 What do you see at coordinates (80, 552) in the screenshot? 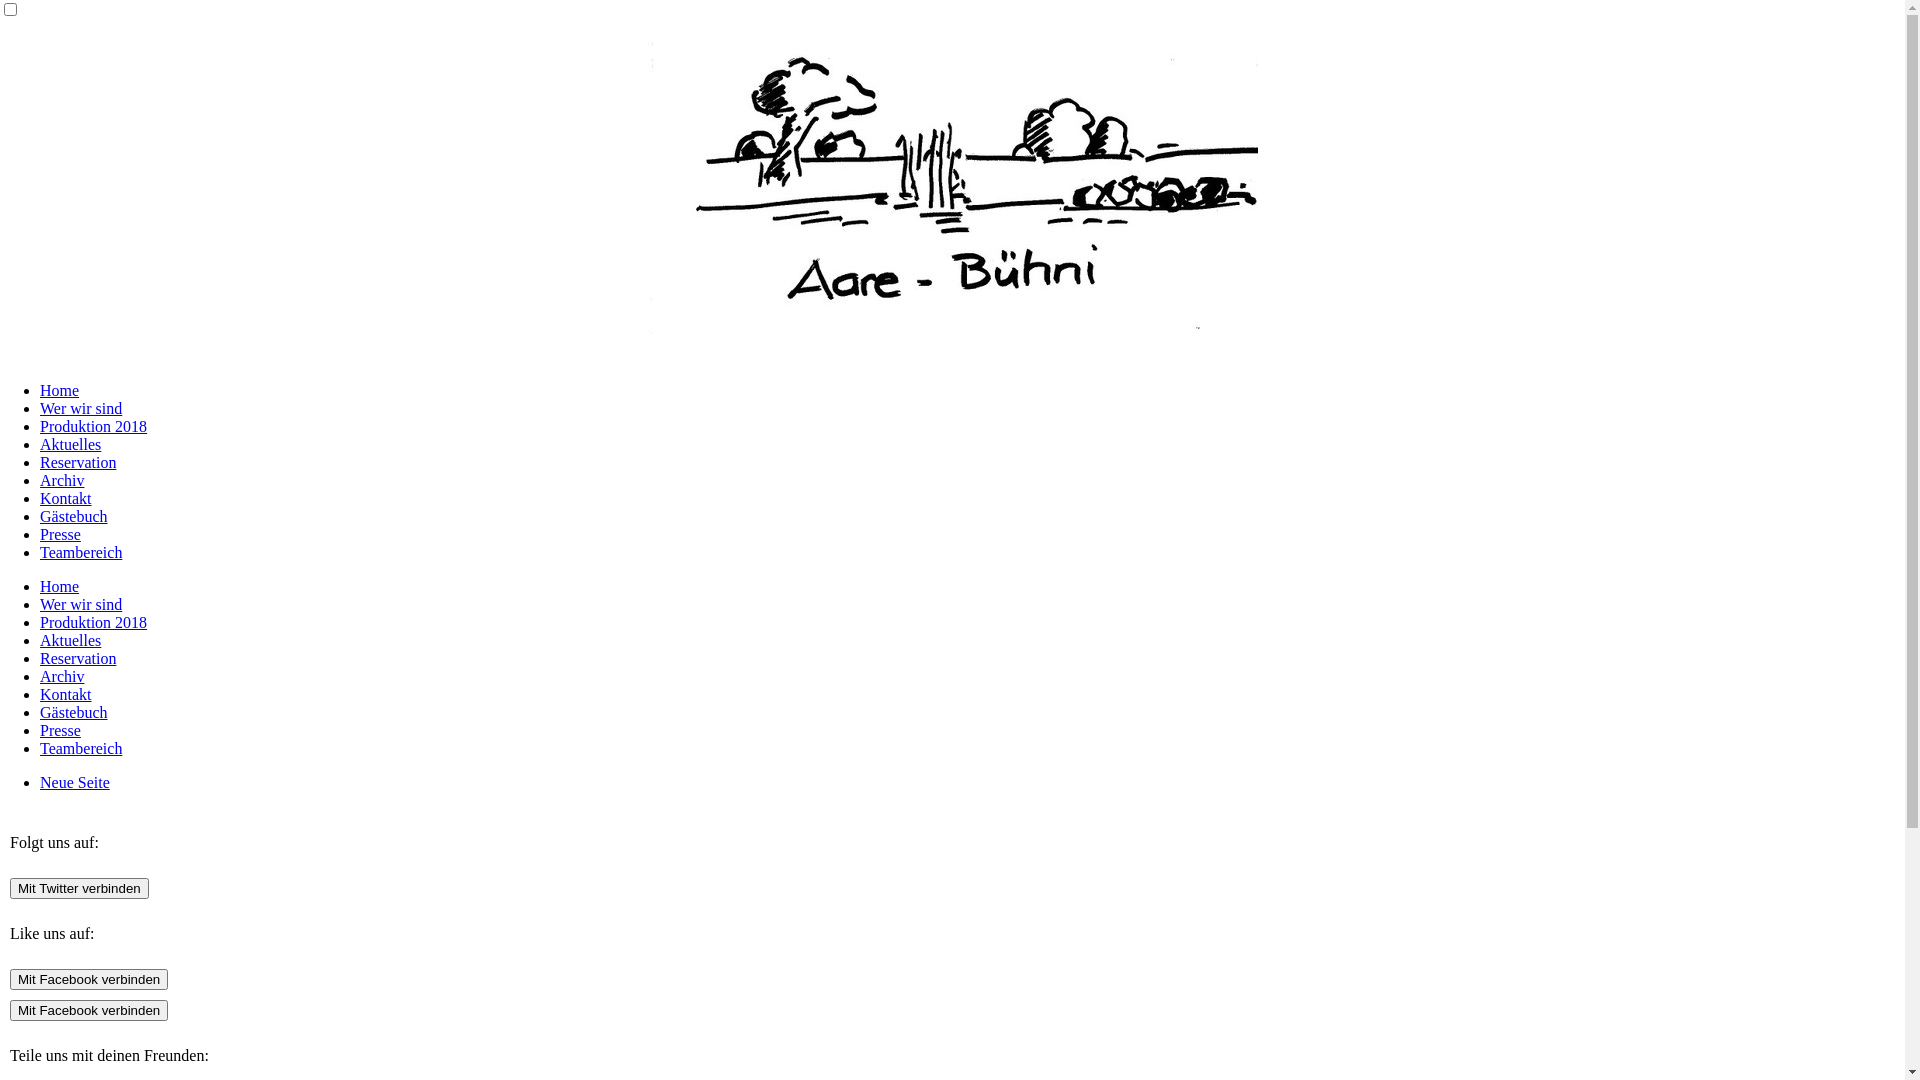
I see `'Teambereich'` at bounding box center [80, 552].